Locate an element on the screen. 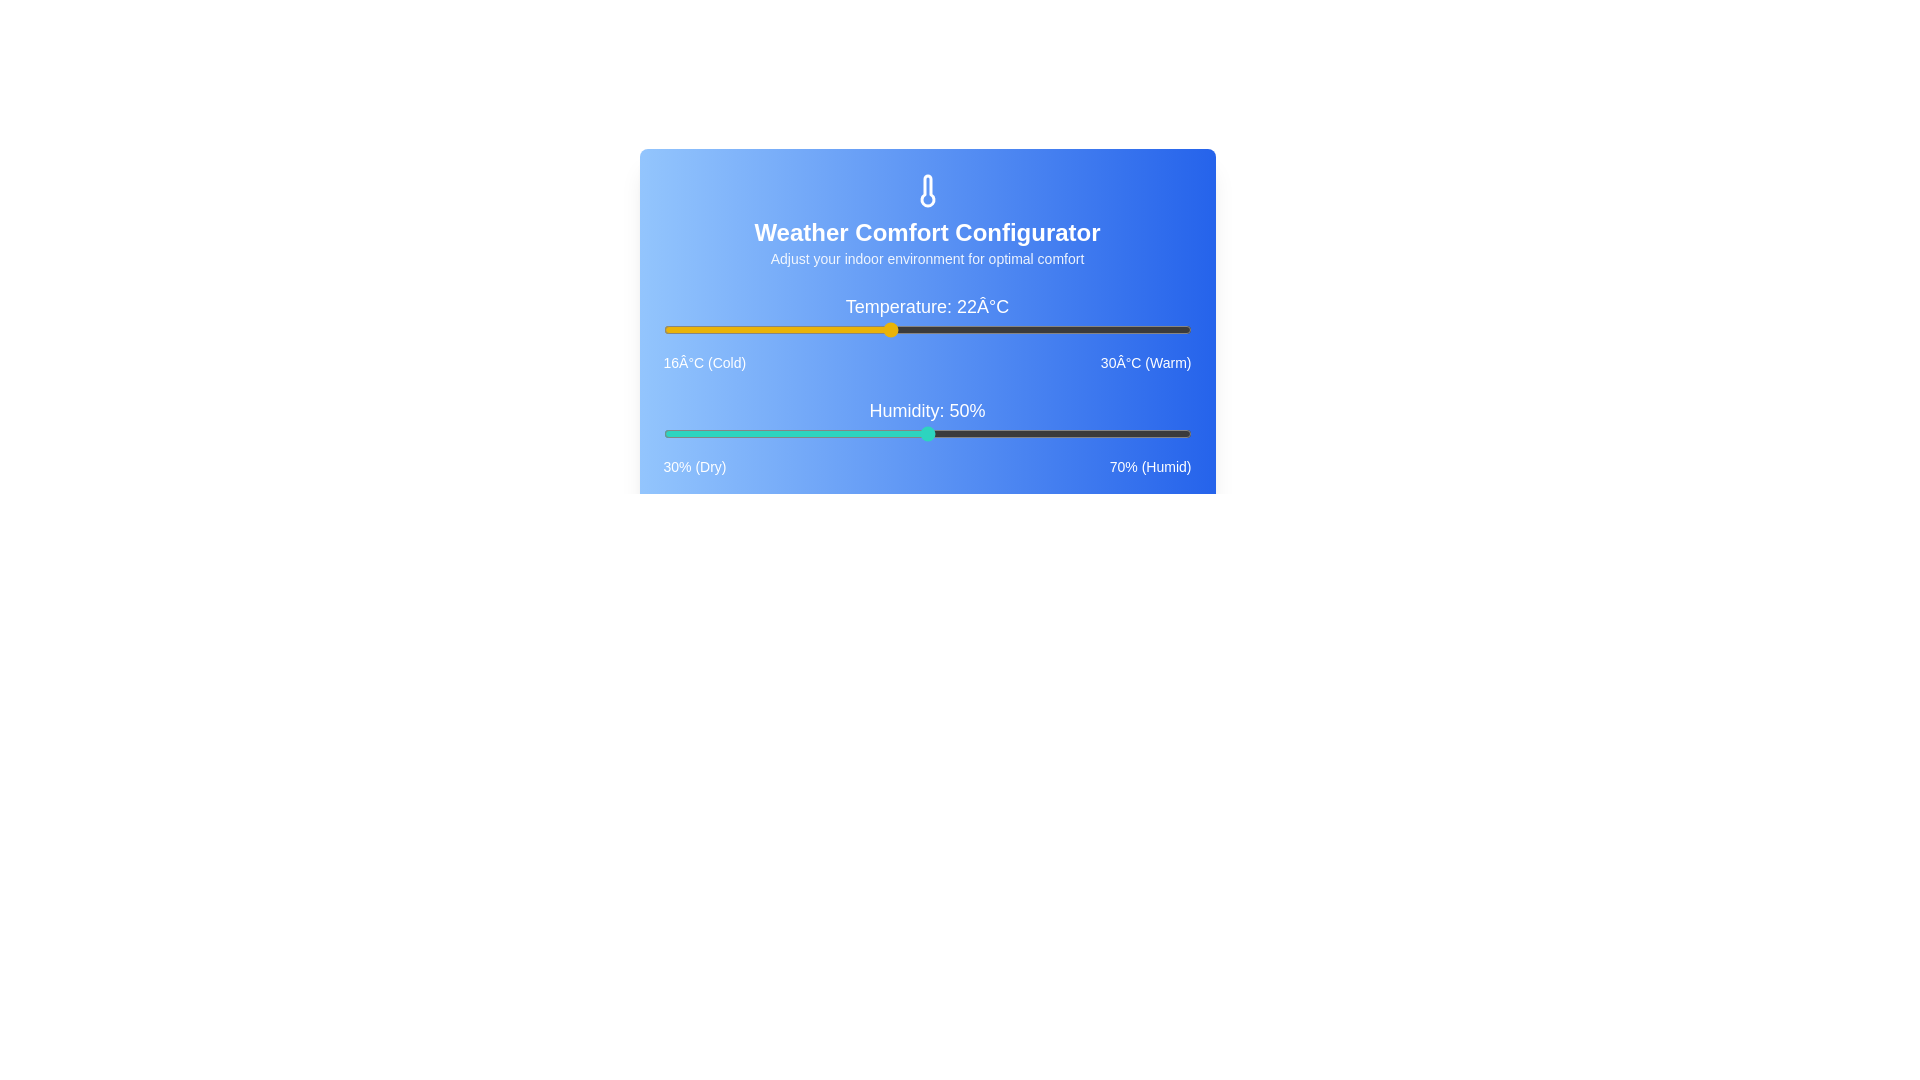 The height and width of the screenshot is (1080, 1920). the humidity slider to 56% is located at coordinates (1006, 433).